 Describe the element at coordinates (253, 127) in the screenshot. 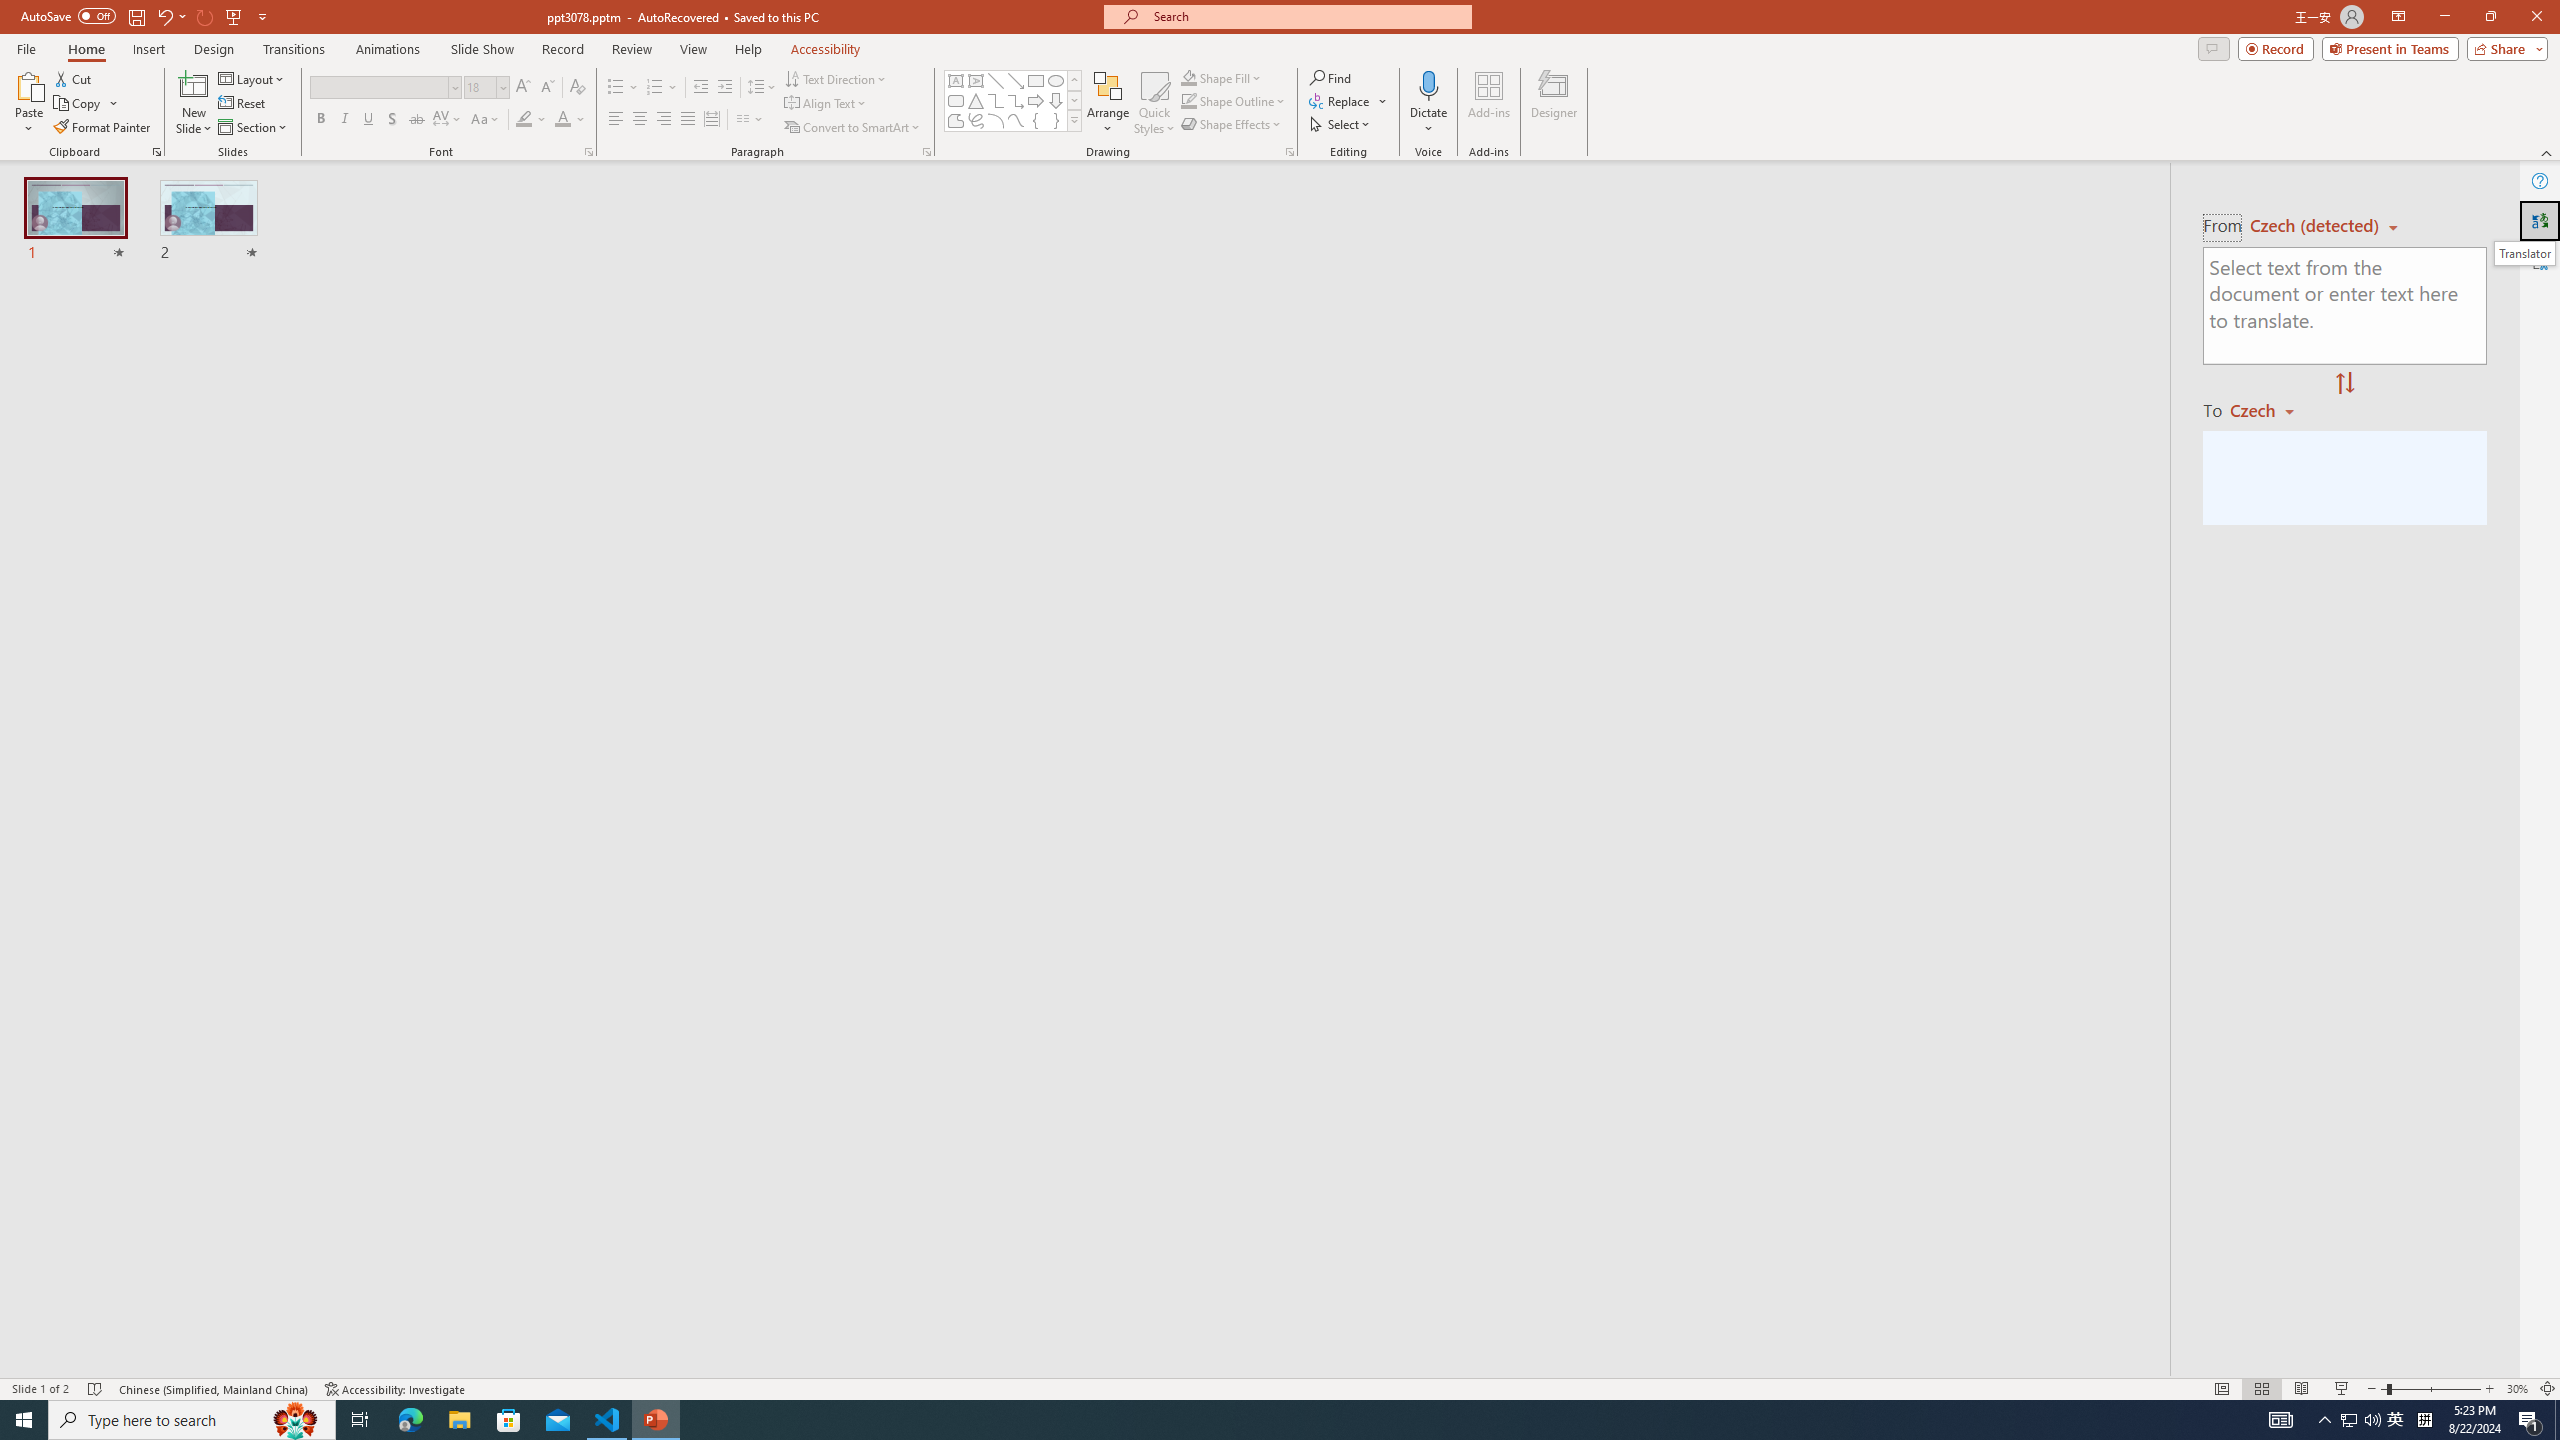

I see `'Section'` at that location.